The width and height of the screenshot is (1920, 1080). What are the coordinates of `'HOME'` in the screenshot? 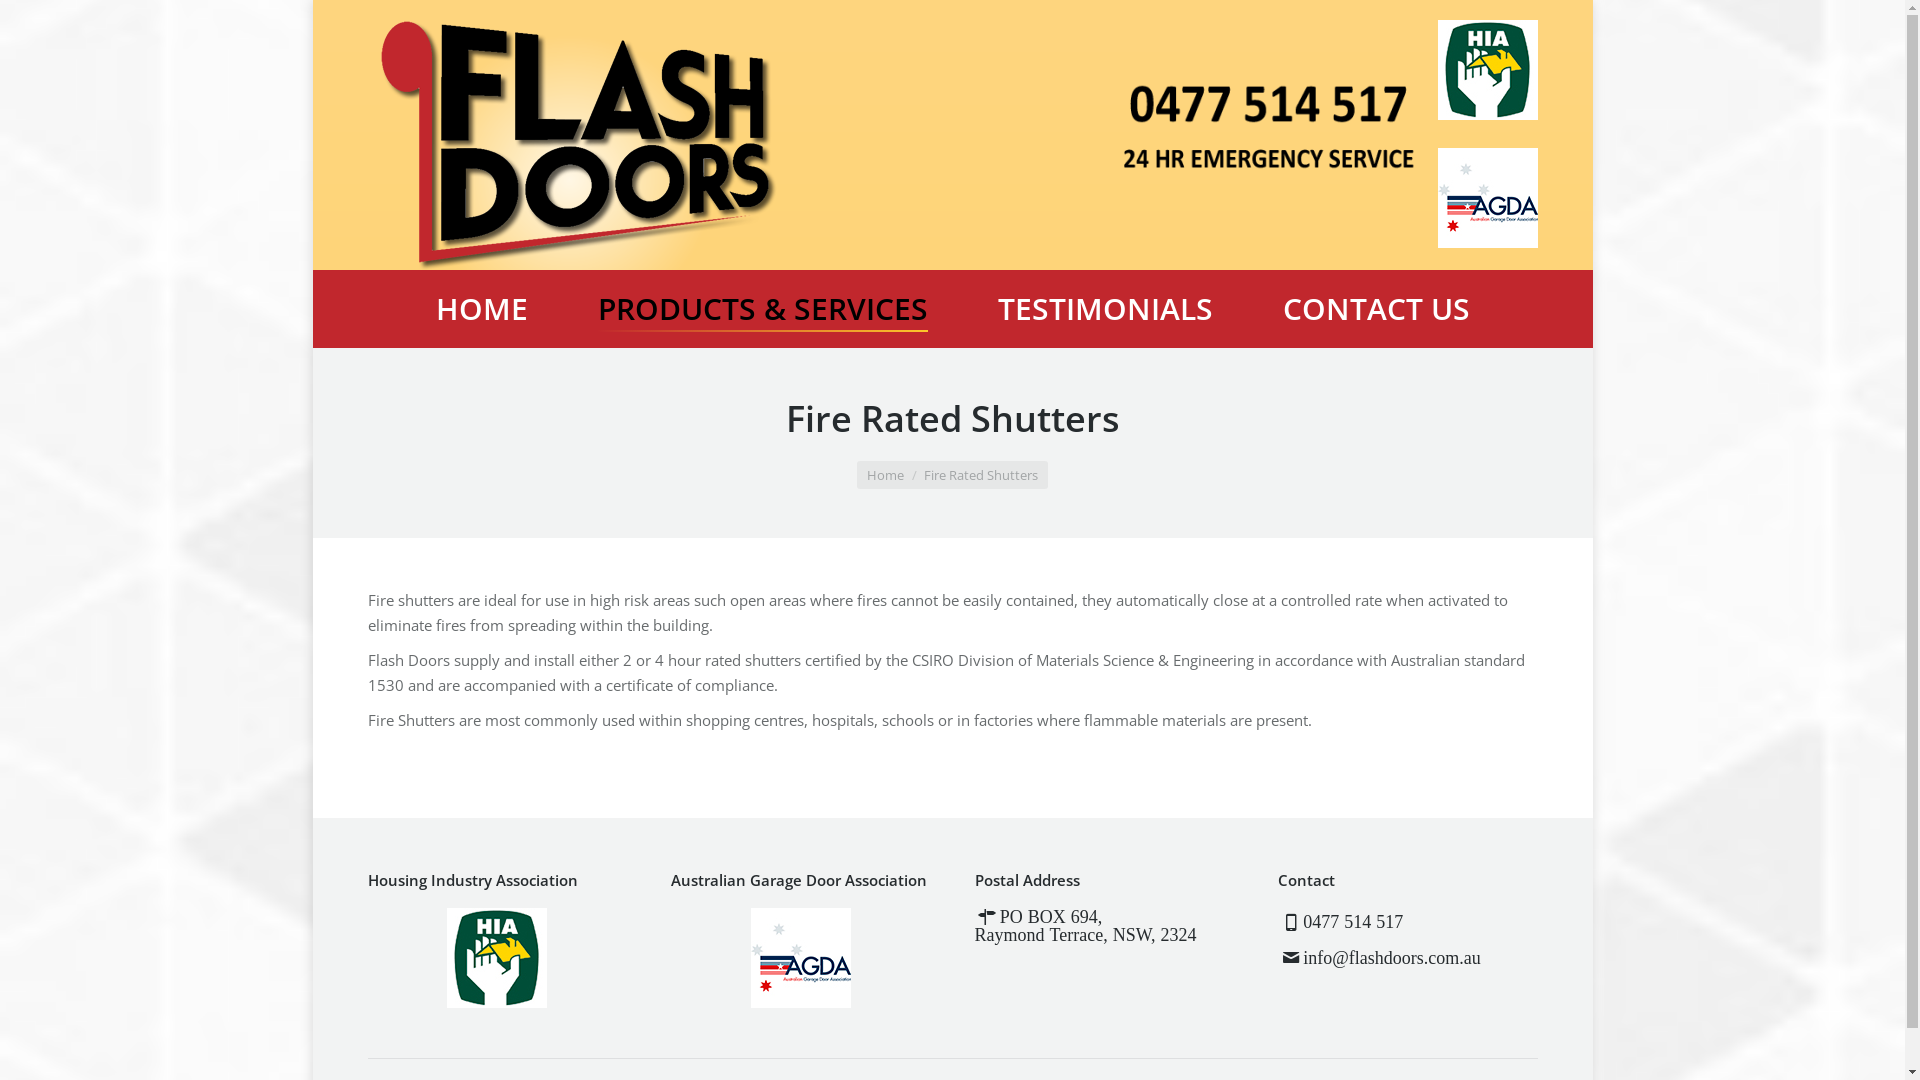 It's located at (480, 308).